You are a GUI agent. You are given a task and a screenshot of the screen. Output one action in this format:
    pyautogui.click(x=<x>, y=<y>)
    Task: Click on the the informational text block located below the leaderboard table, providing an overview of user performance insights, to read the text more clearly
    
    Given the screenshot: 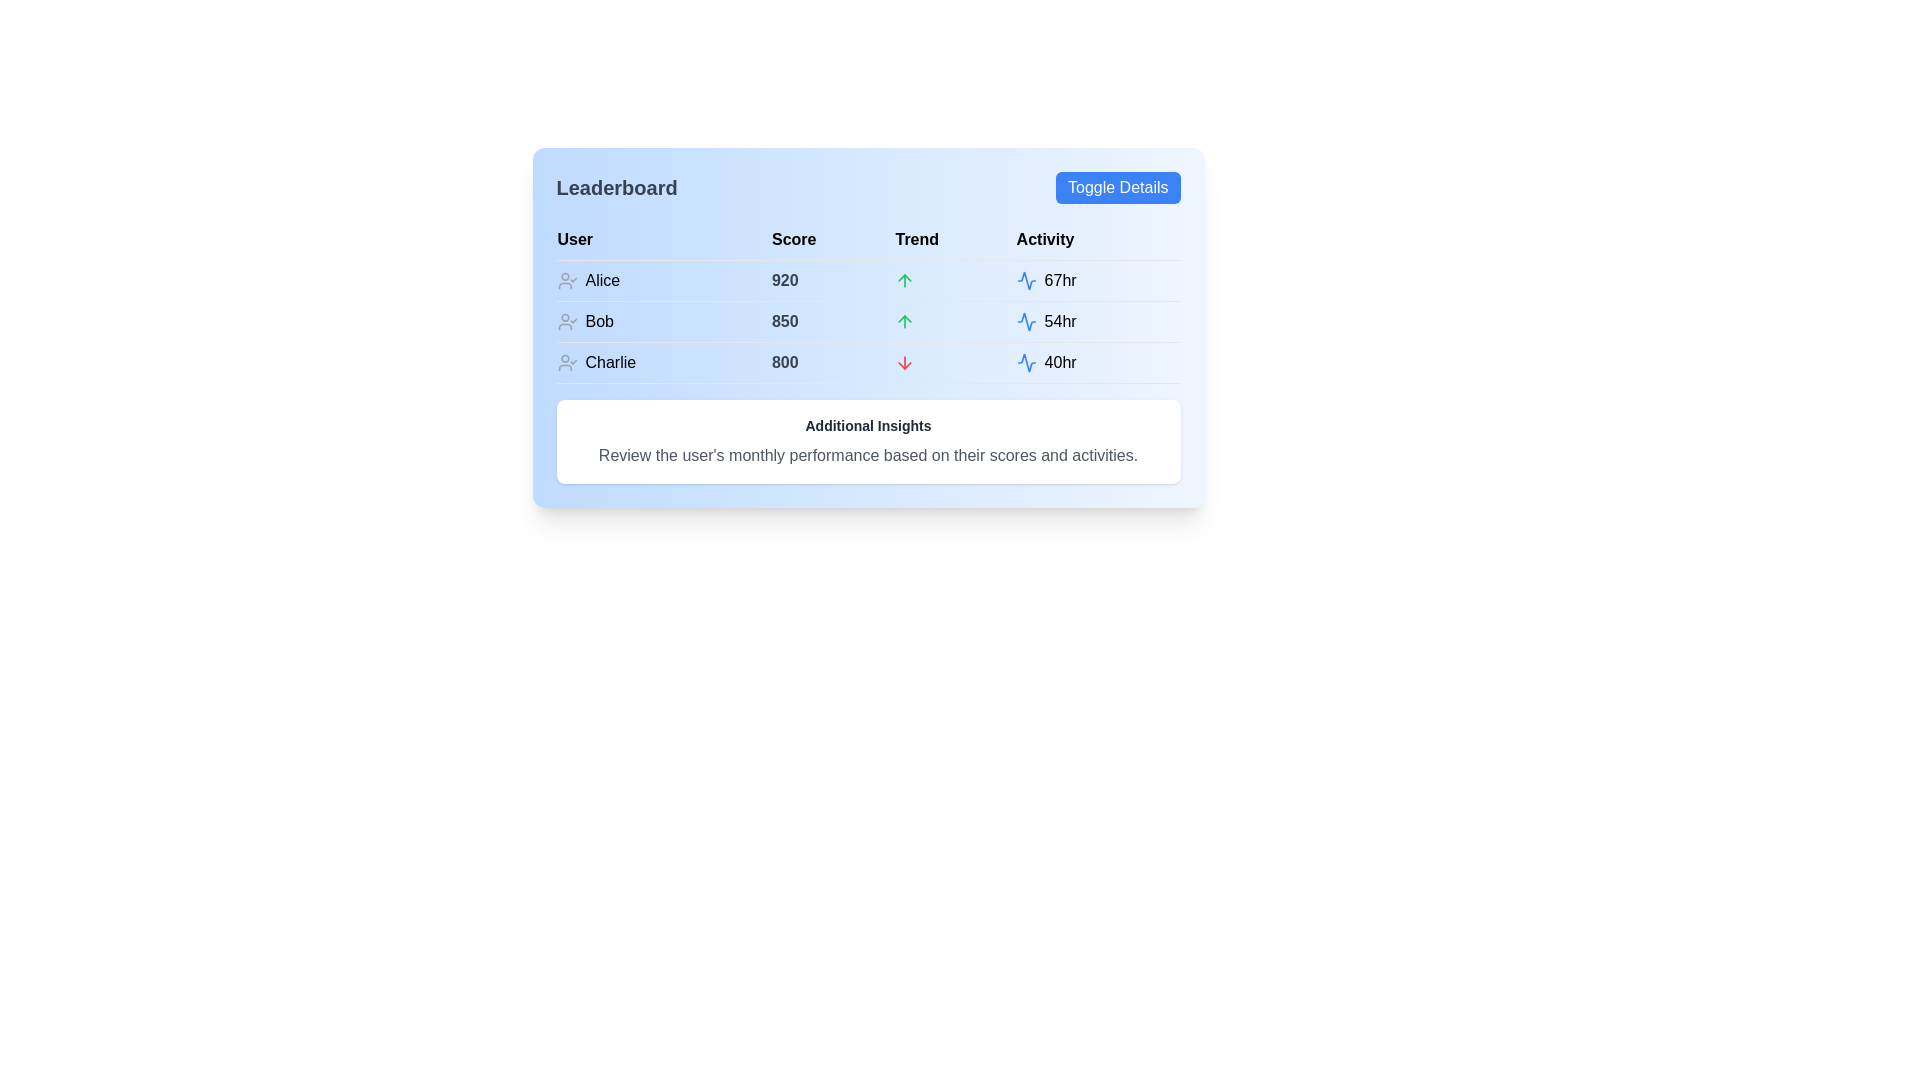 What is the action you would take?
    pyautogui.click(x=868, y=441)
    